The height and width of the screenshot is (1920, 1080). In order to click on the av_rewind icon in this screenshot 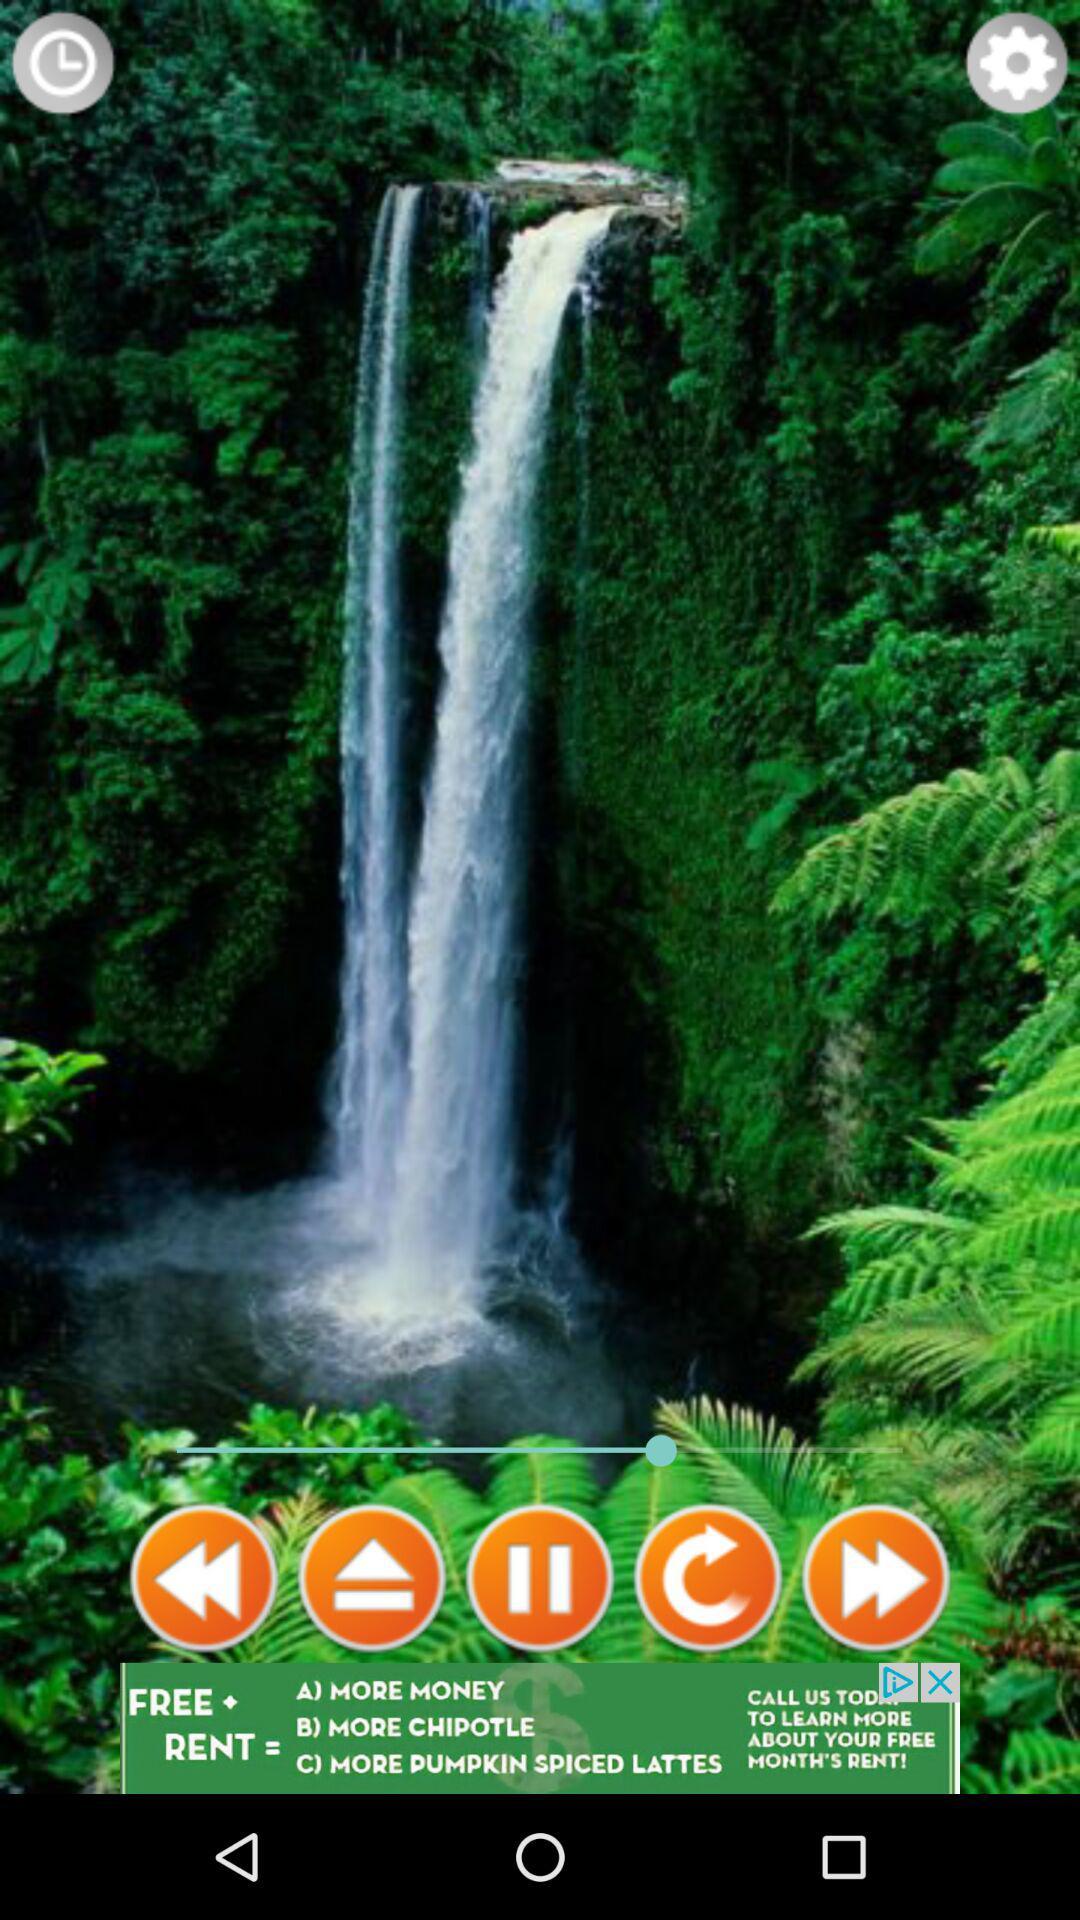, I will do `click(204, 1688)`.